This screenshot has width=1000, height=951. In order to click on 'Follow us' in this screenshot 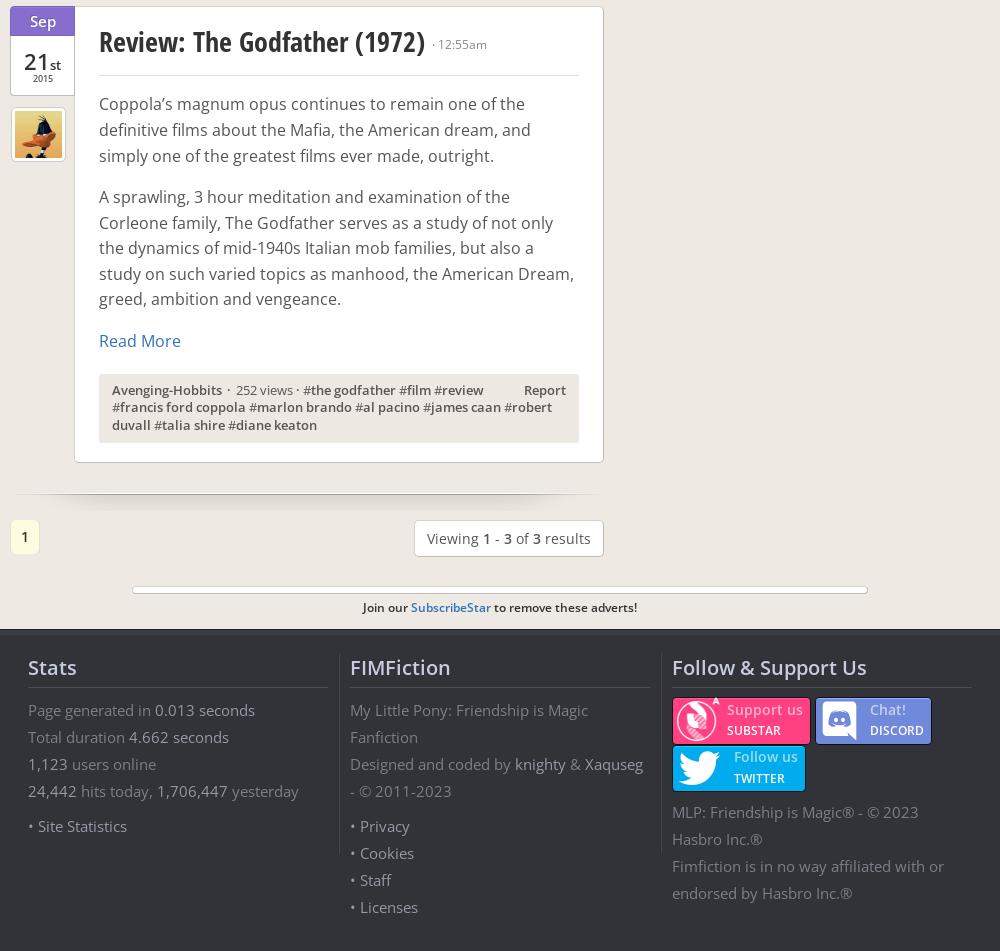, I will do `click(765, 755)`.